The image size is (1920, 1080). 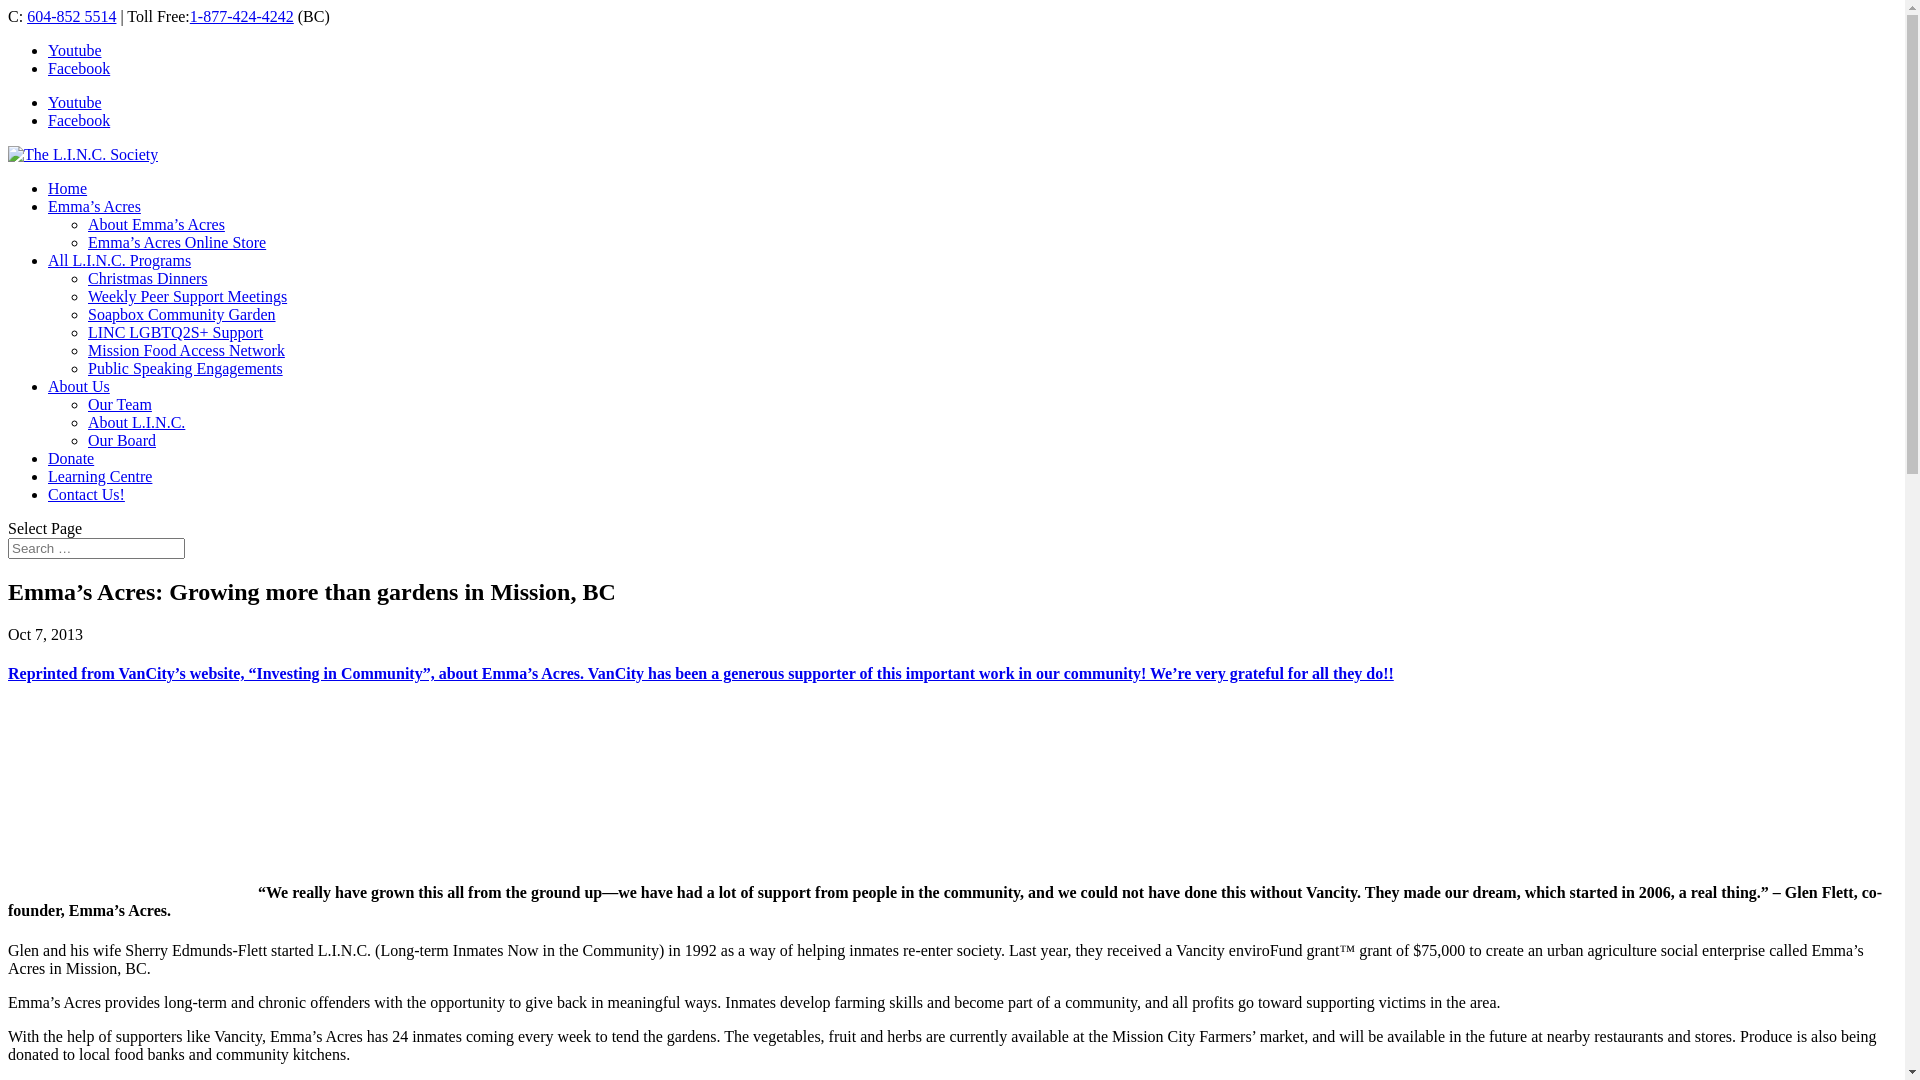 I want to click on 'LINC LGBTQ2S+ Support', so click(x=175, y=331).